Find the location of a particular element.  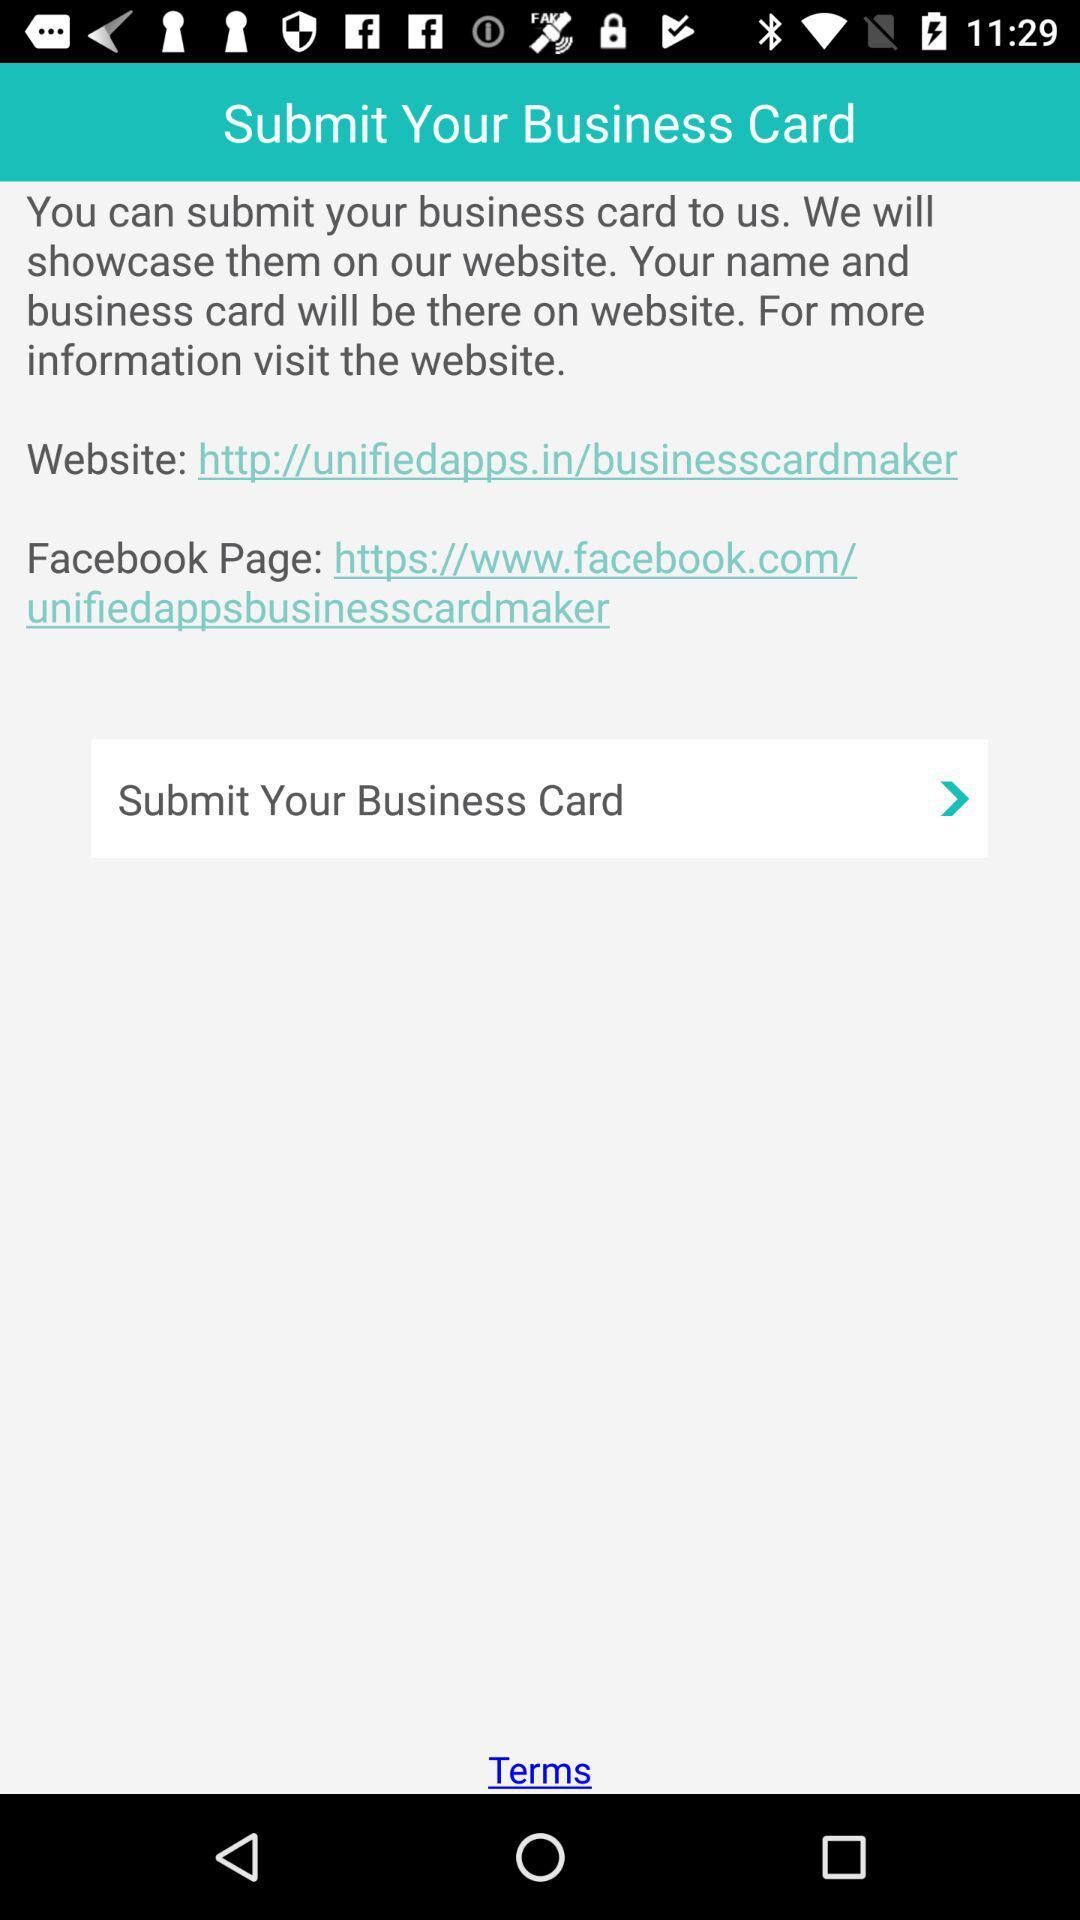

the app below the submit your business app is located at coordinates (553, 407).